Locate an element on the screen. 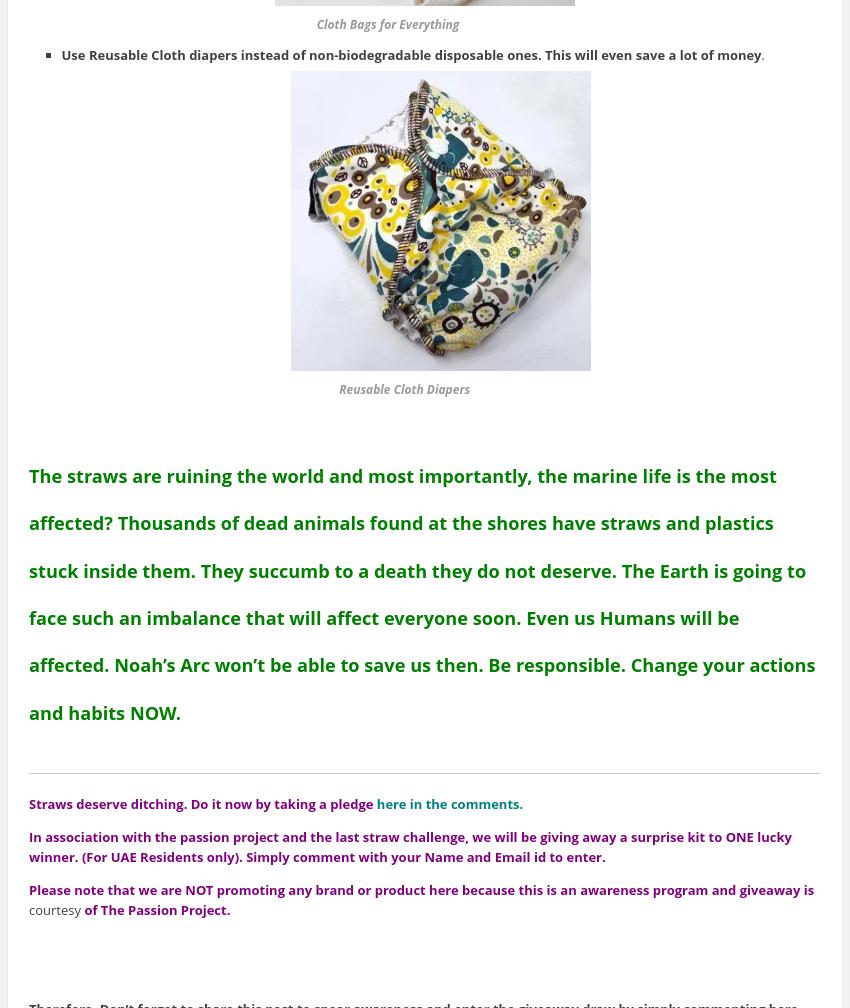  'Cloth Bags for Everything' is located at coordinates (268, 23).